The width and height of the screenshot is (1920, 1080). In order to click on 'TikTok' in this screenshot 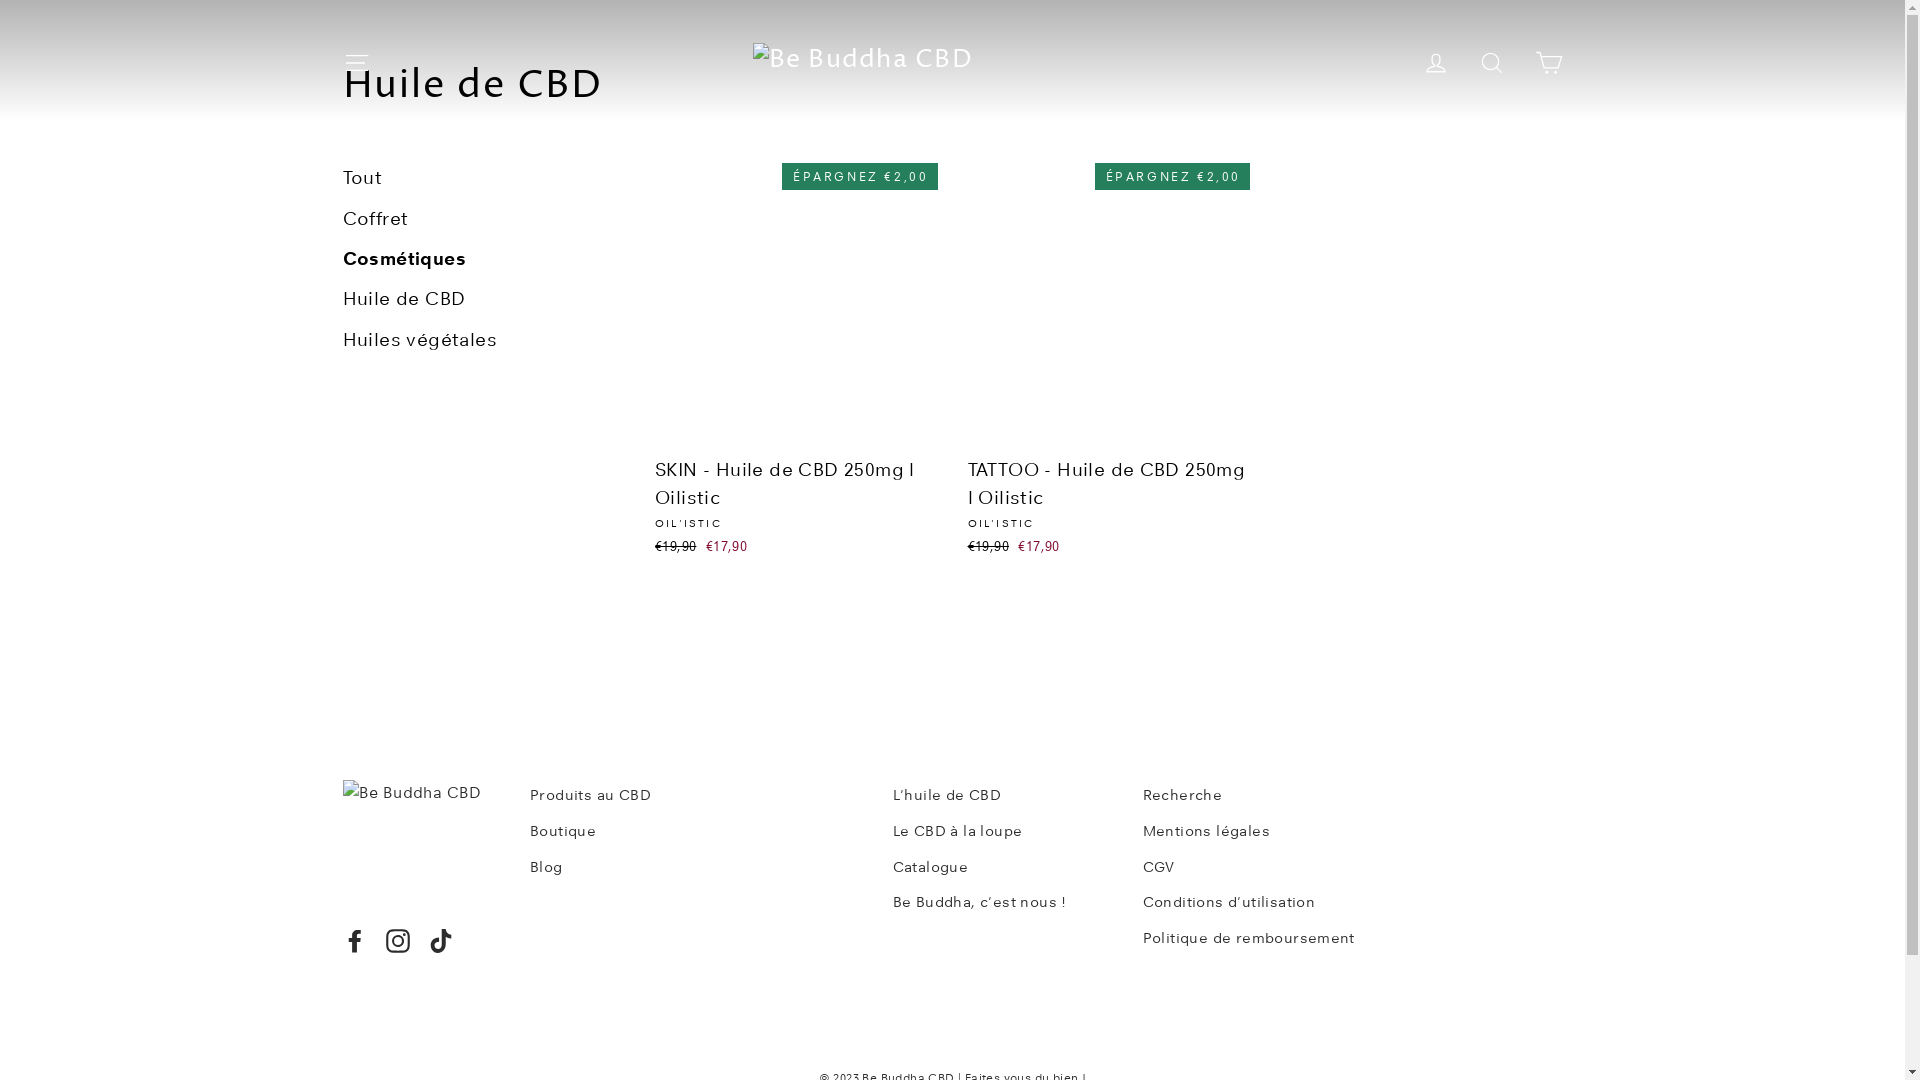, I will do `click(440, 940)`.